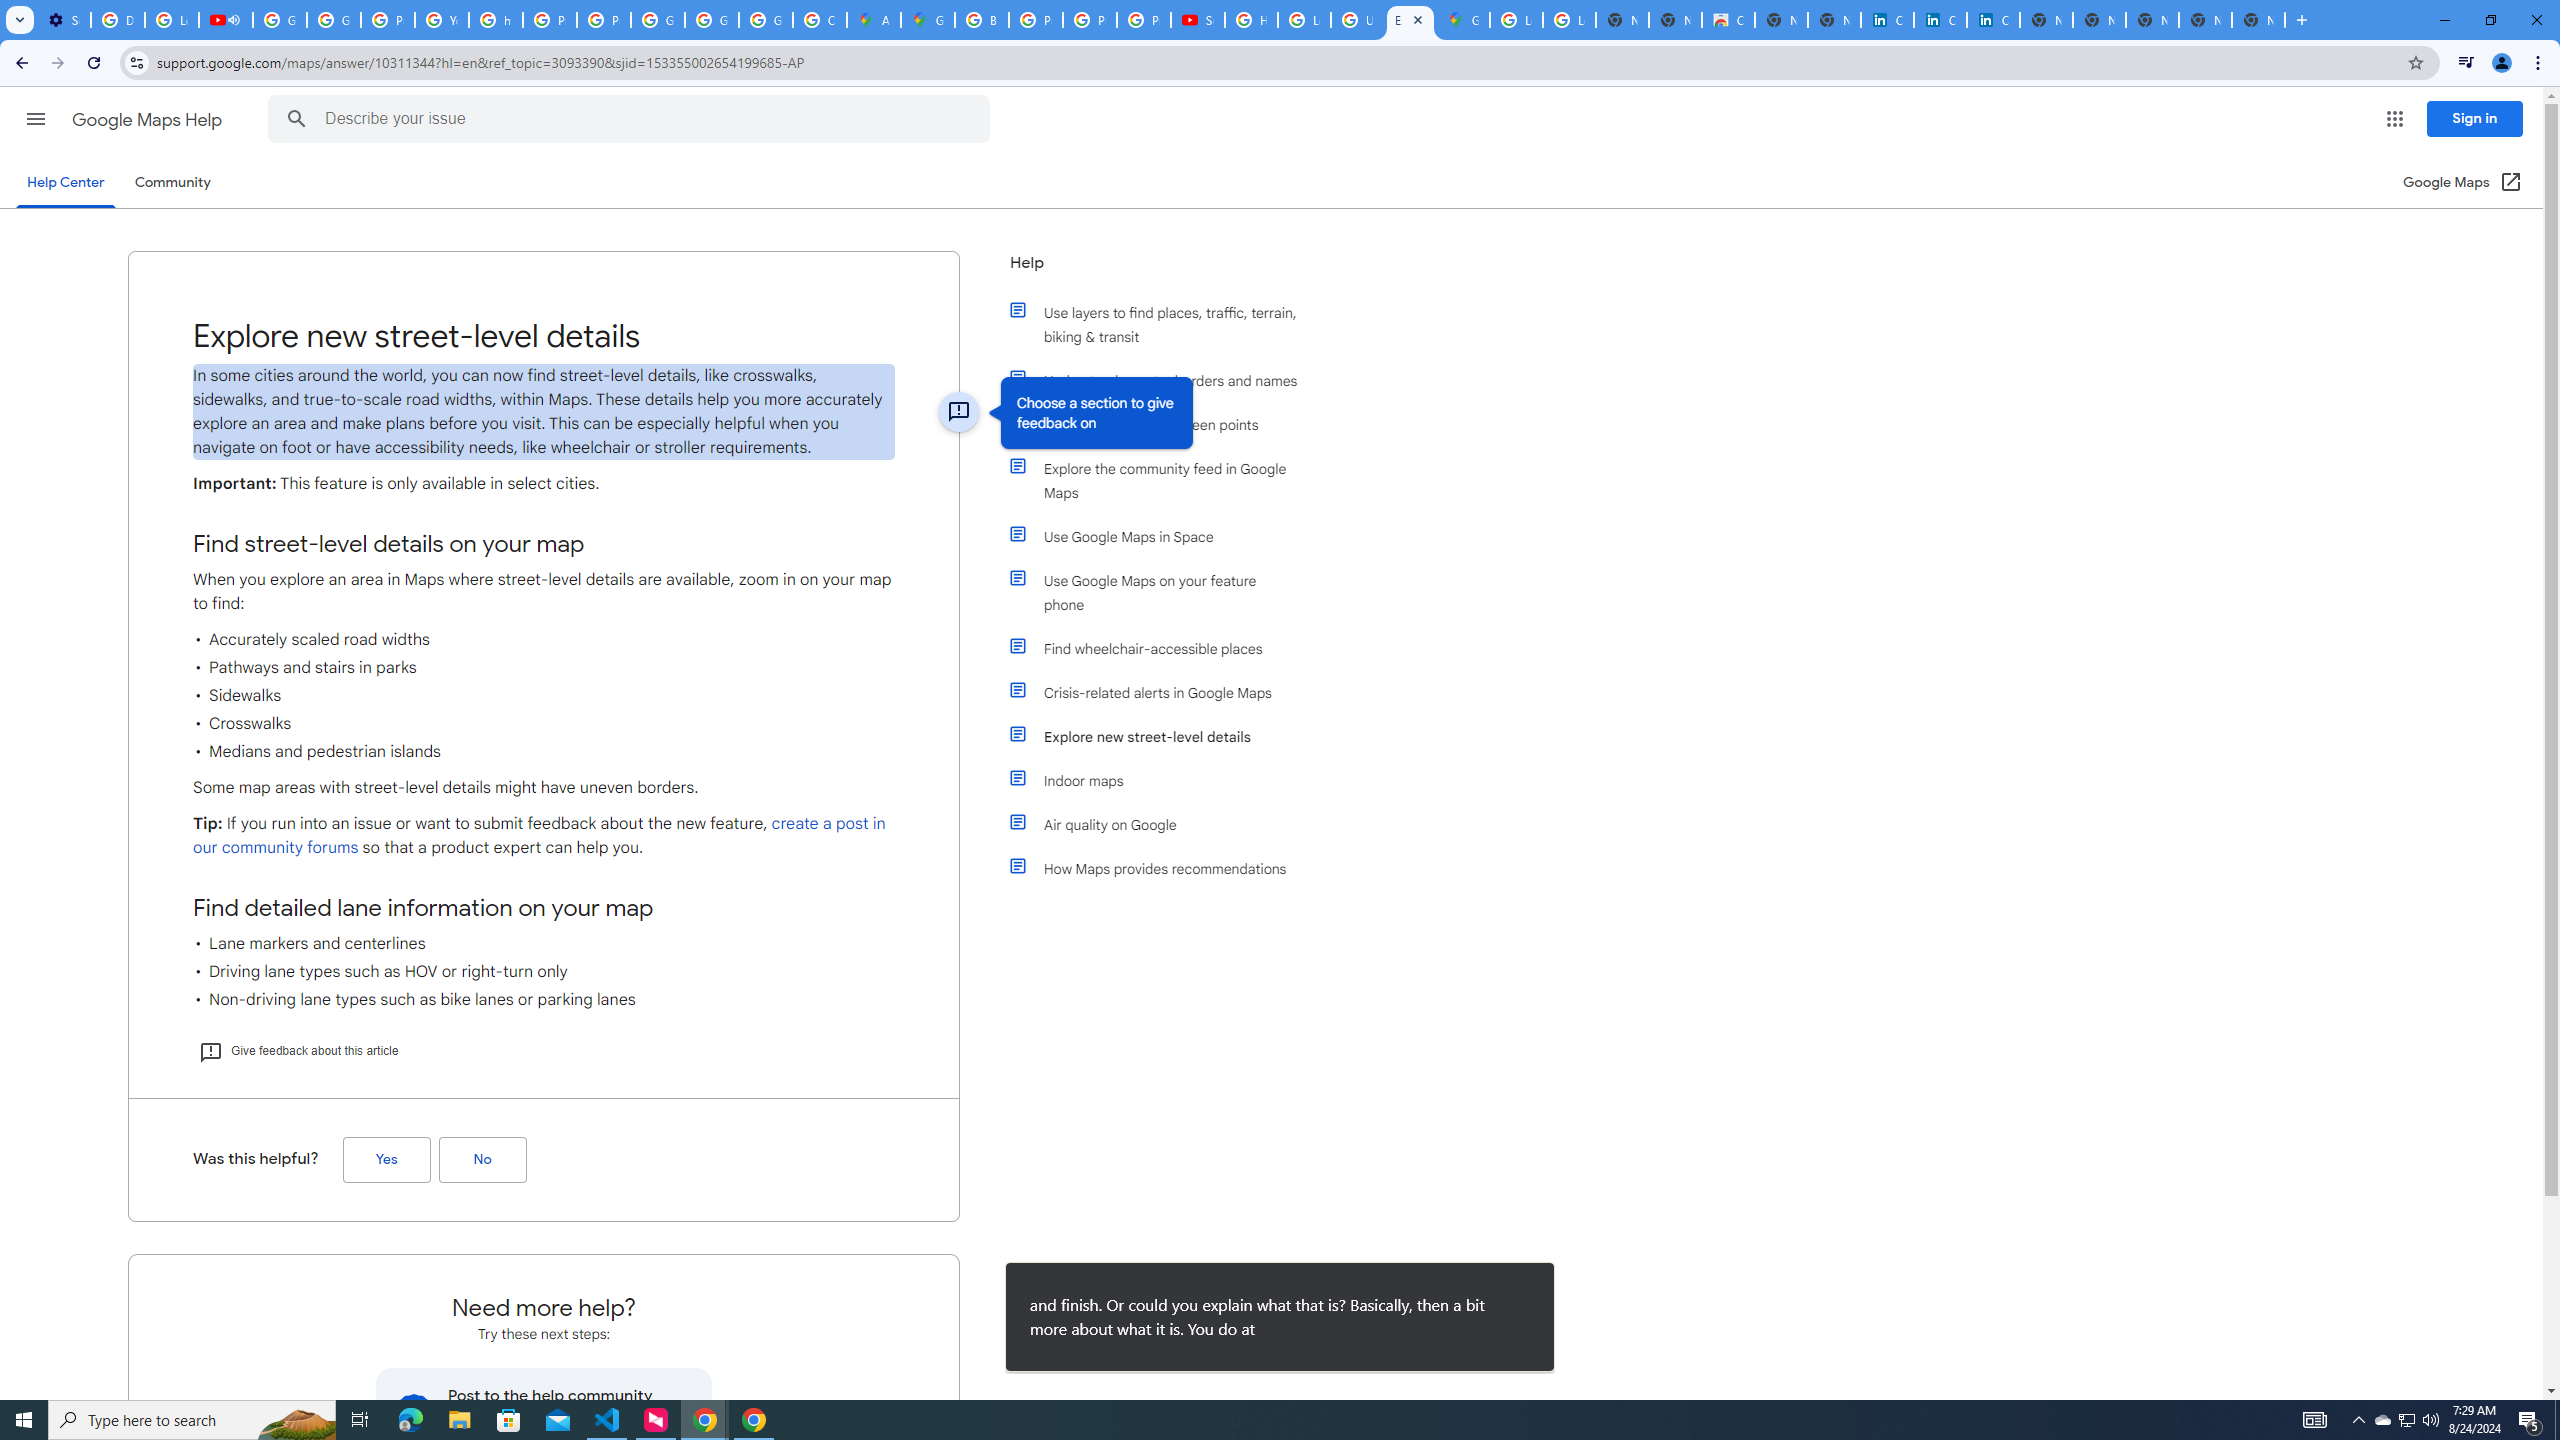 The width and height of the screenshot is (2560, 1440). What do you see at coordinates (1162, 591) in the screenshot?
I see `'Use Google Maps on your feature phone'` at bounding box center [1162, 591].